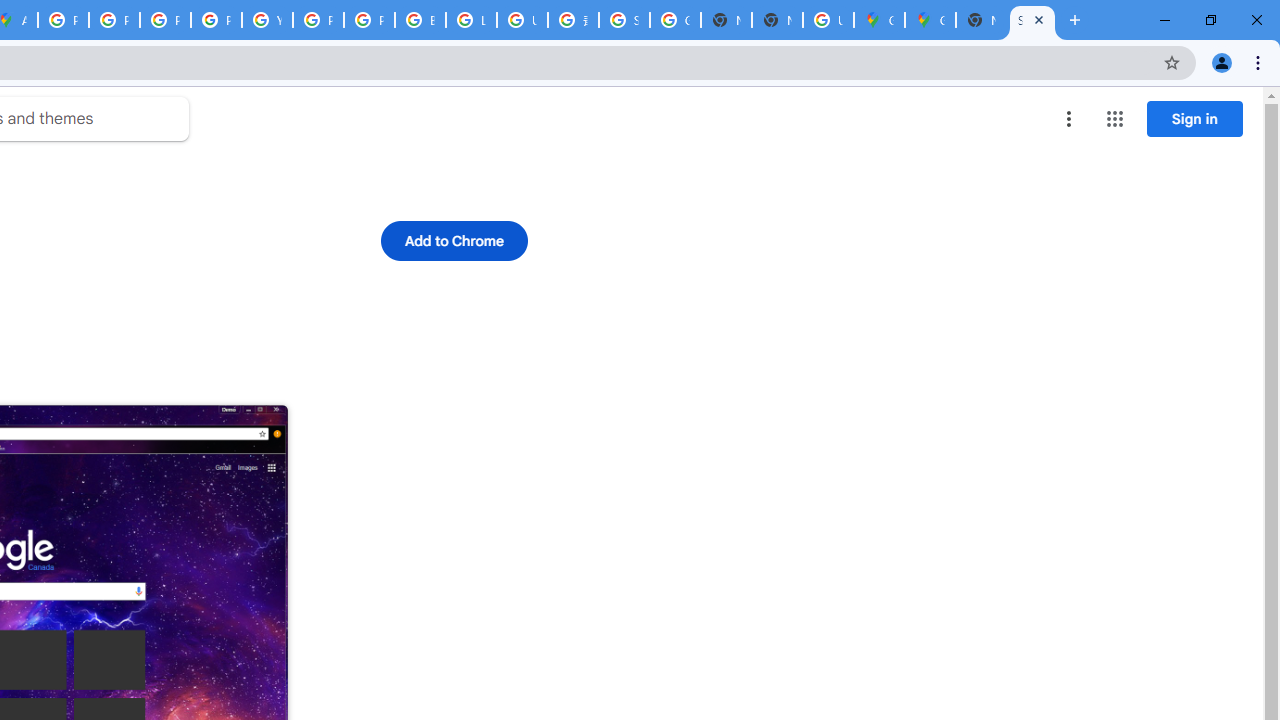  Describe the element at coordinates (828, 20) in the screenshot. I see `'Use Google Maps in Space - Google Maps Help'` at that location.